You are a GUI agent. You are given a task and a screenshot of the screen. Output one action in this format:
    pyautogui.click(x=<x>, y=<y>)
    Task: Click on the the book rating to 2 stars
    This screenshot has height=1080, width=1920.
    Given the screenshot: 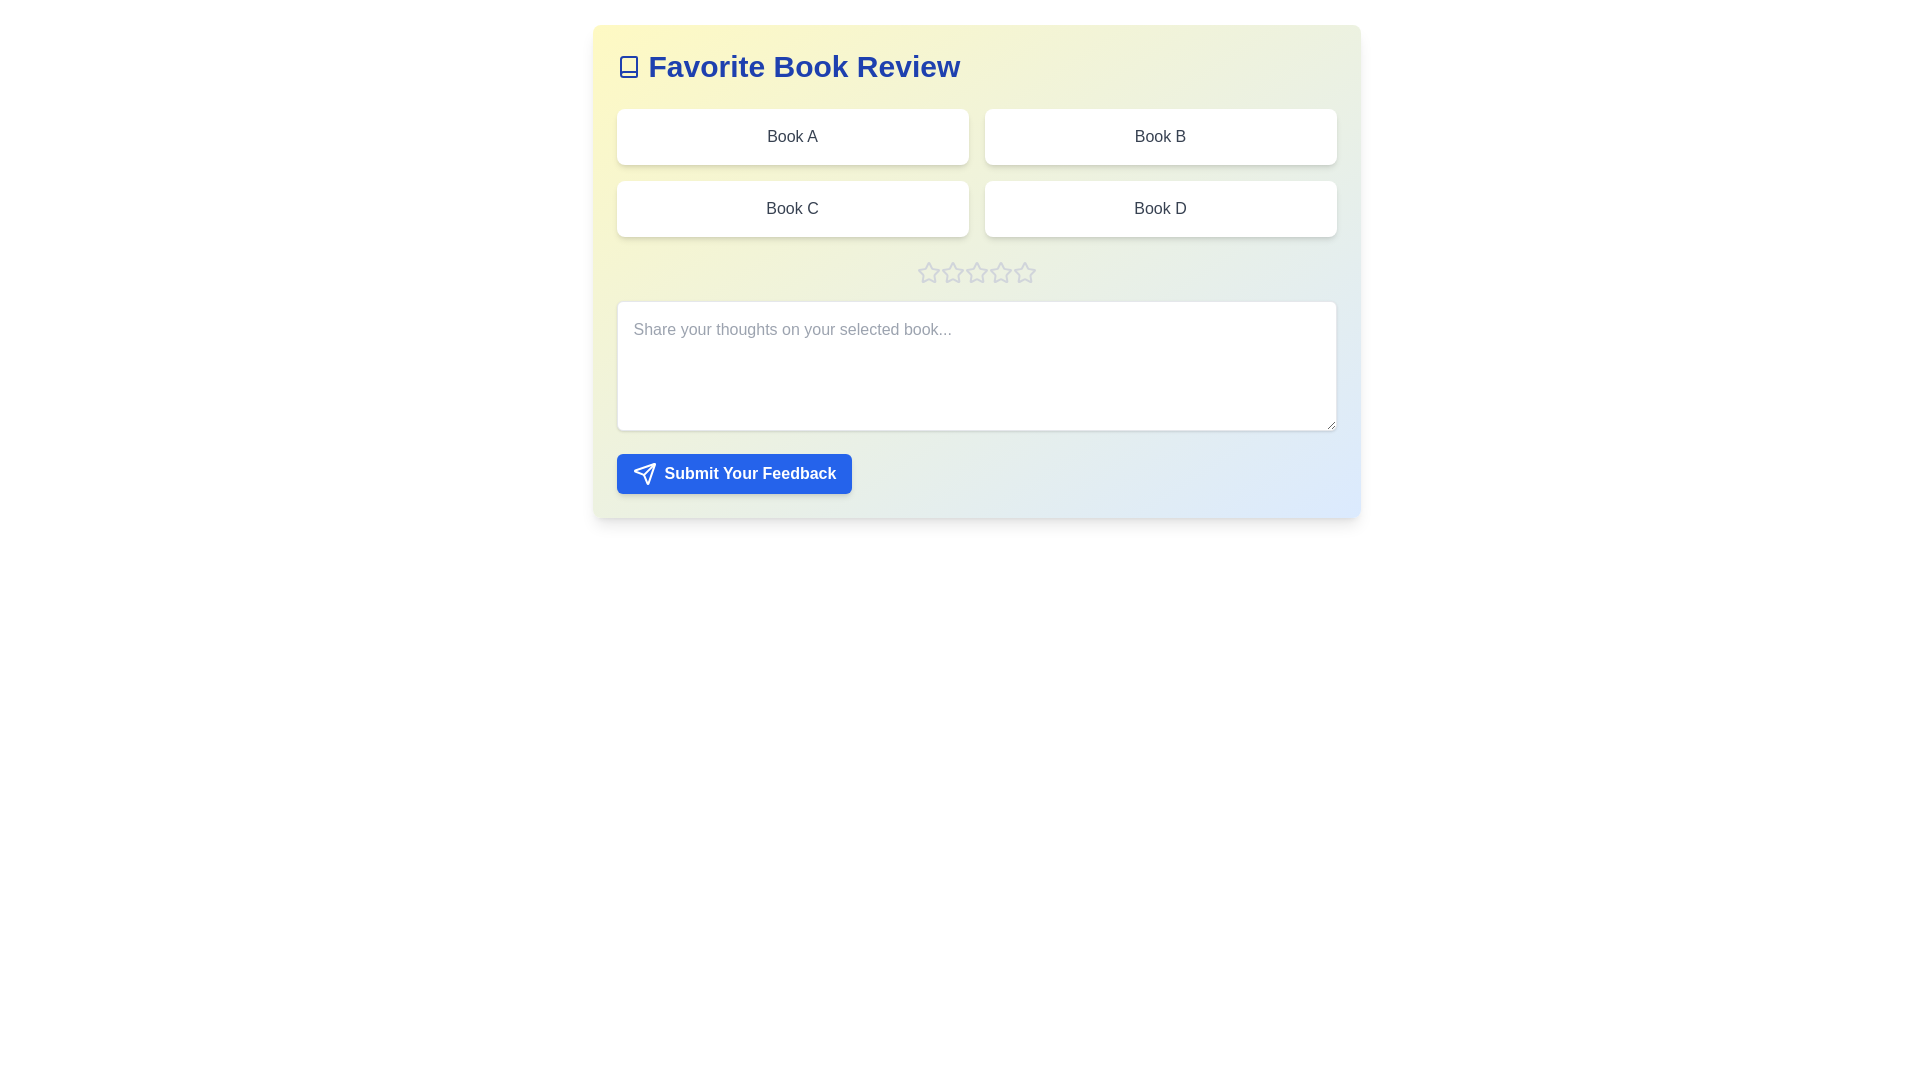 What is the action you would take?
    pyautogui.click(x=951, y=273)
    